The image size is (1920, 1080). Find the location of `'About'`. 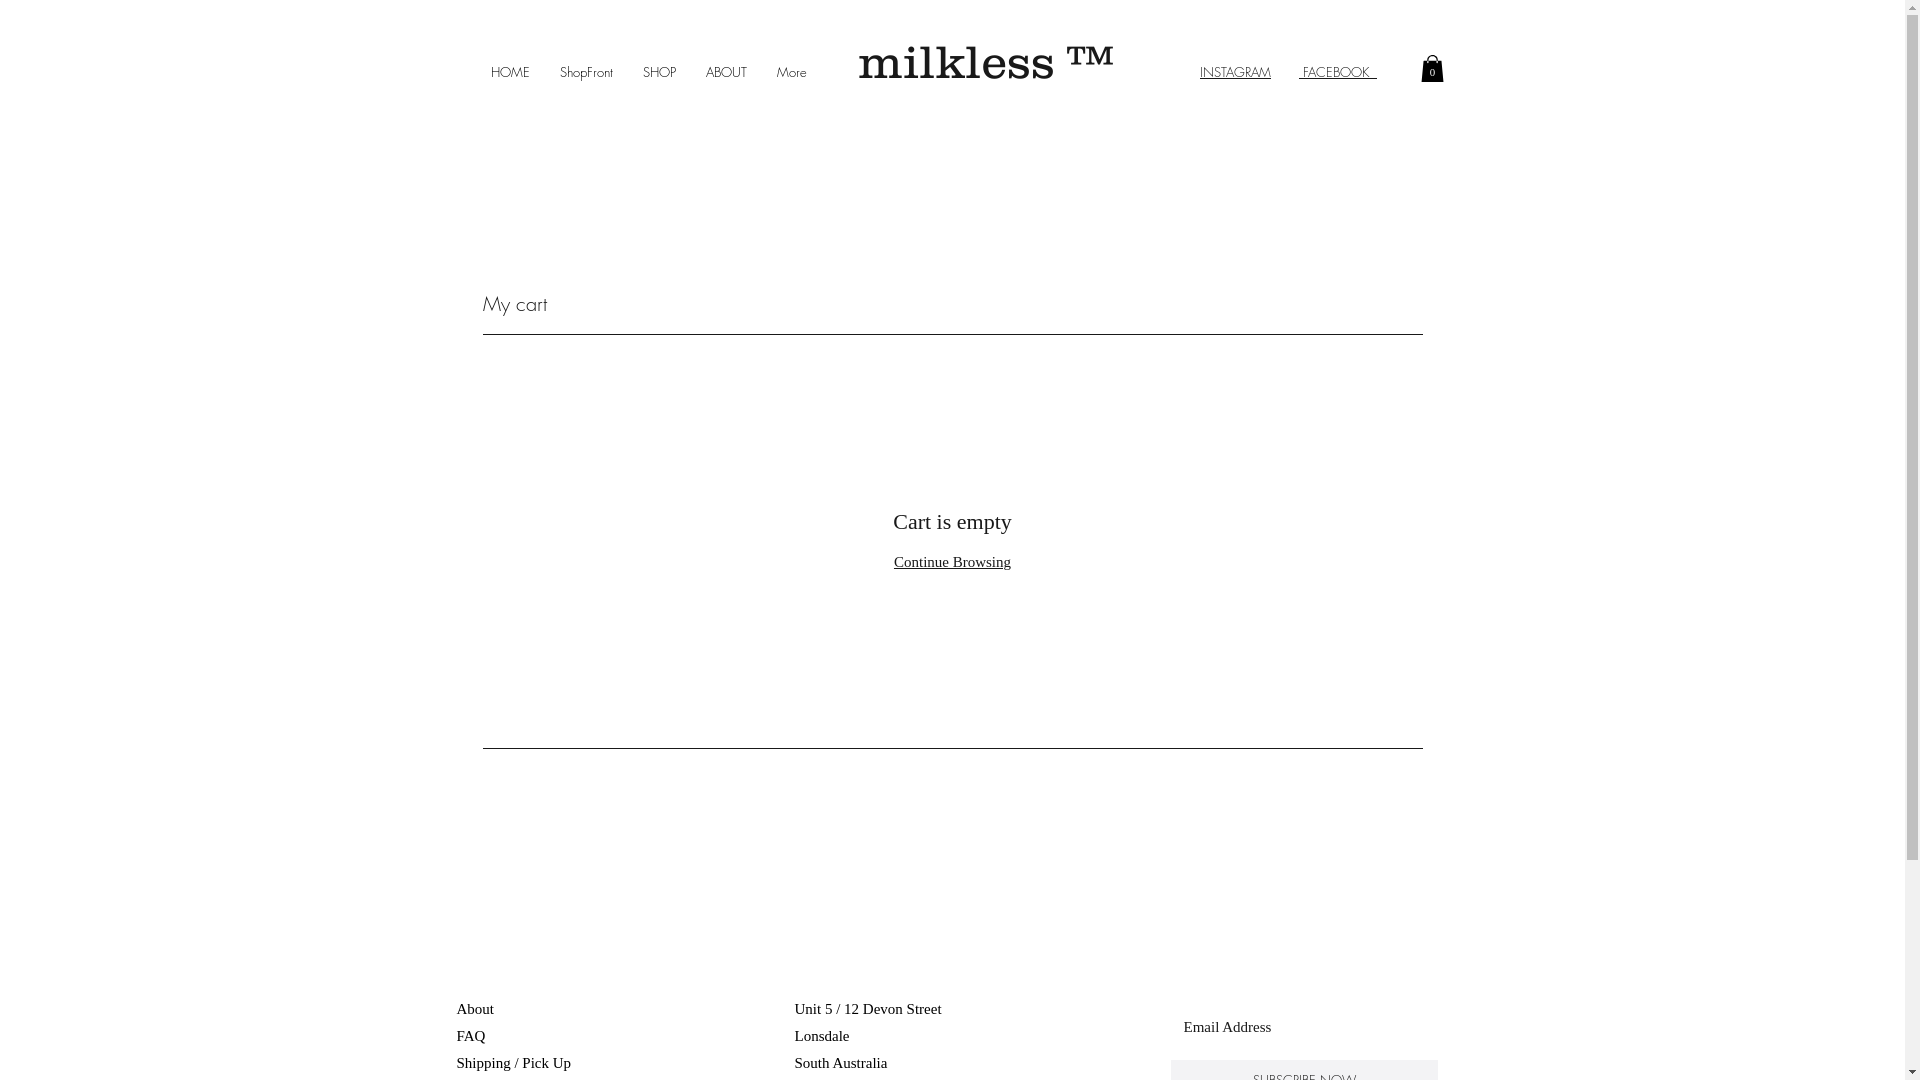

'About' is located at coordinates (474, 1009).